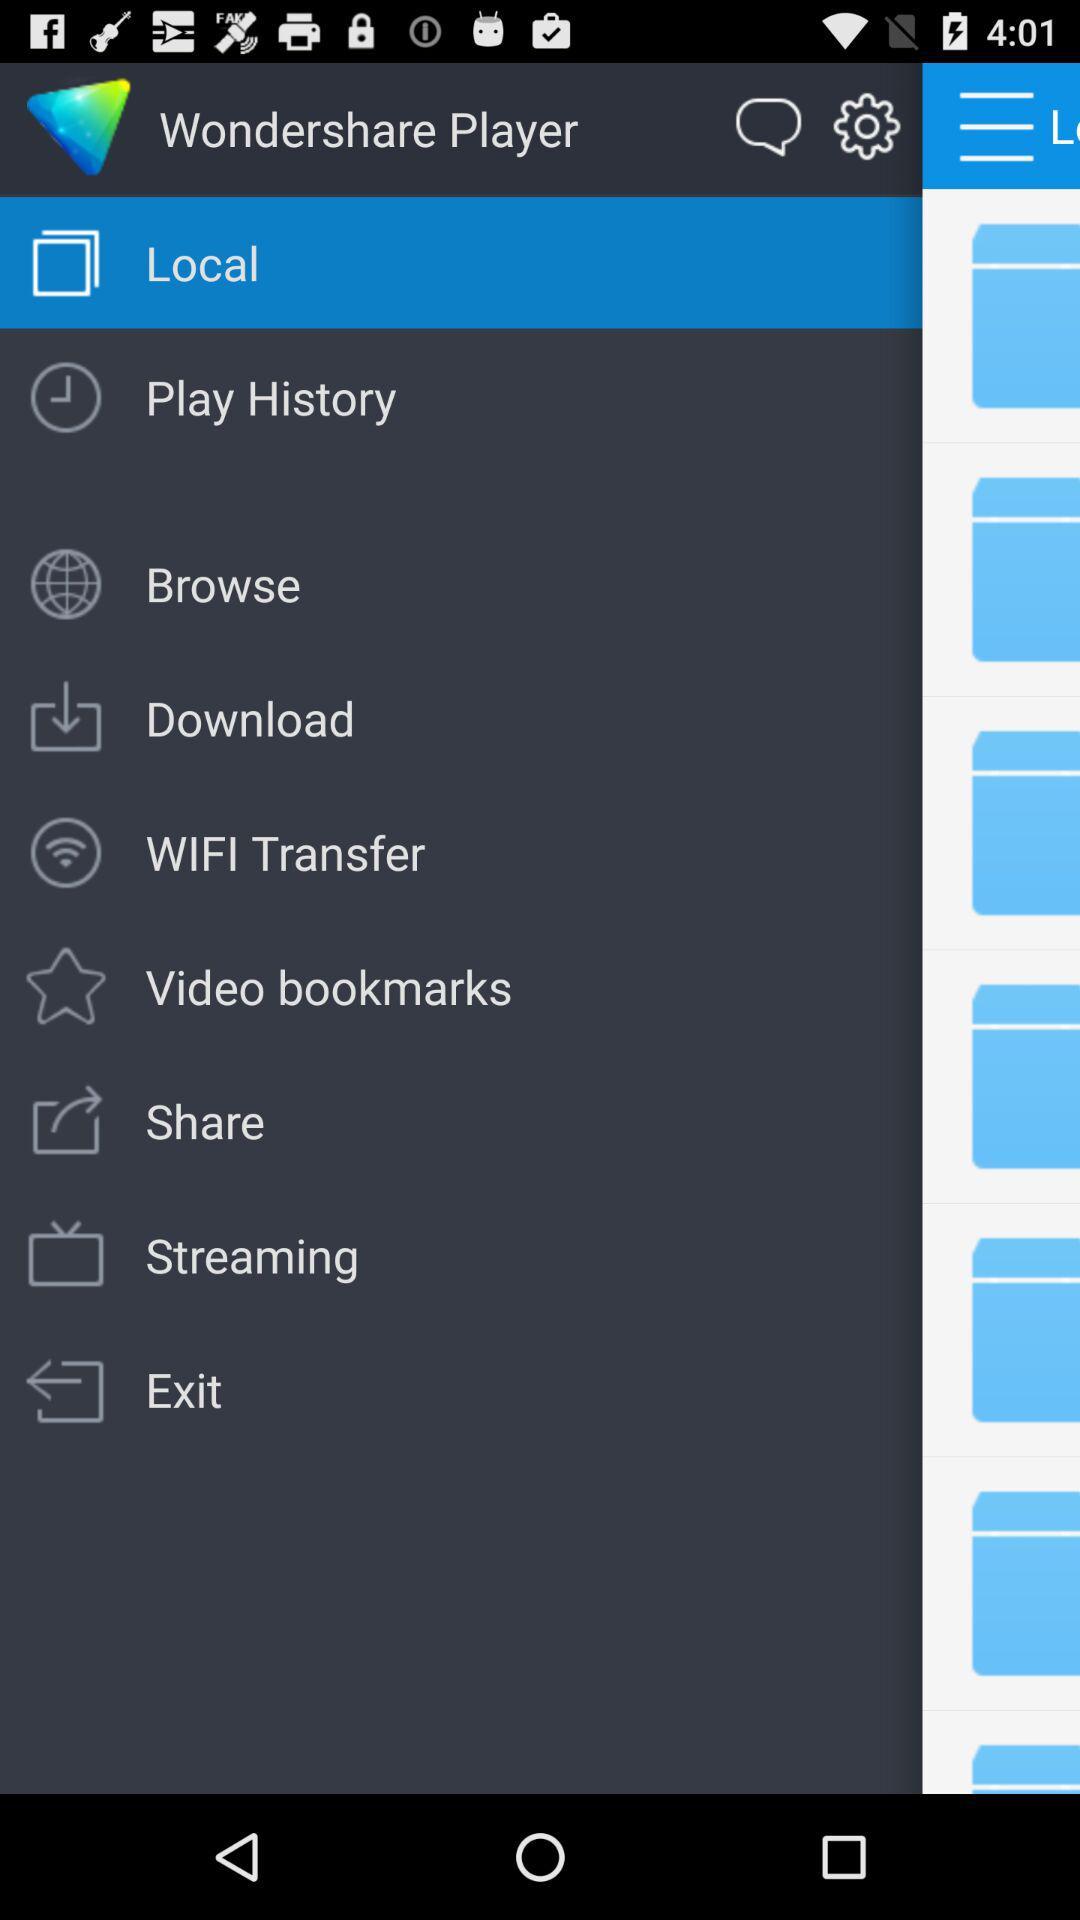 The height and width of the screenshot is (1920, 1080). I want to click on the settings icon, so click(866, 136).